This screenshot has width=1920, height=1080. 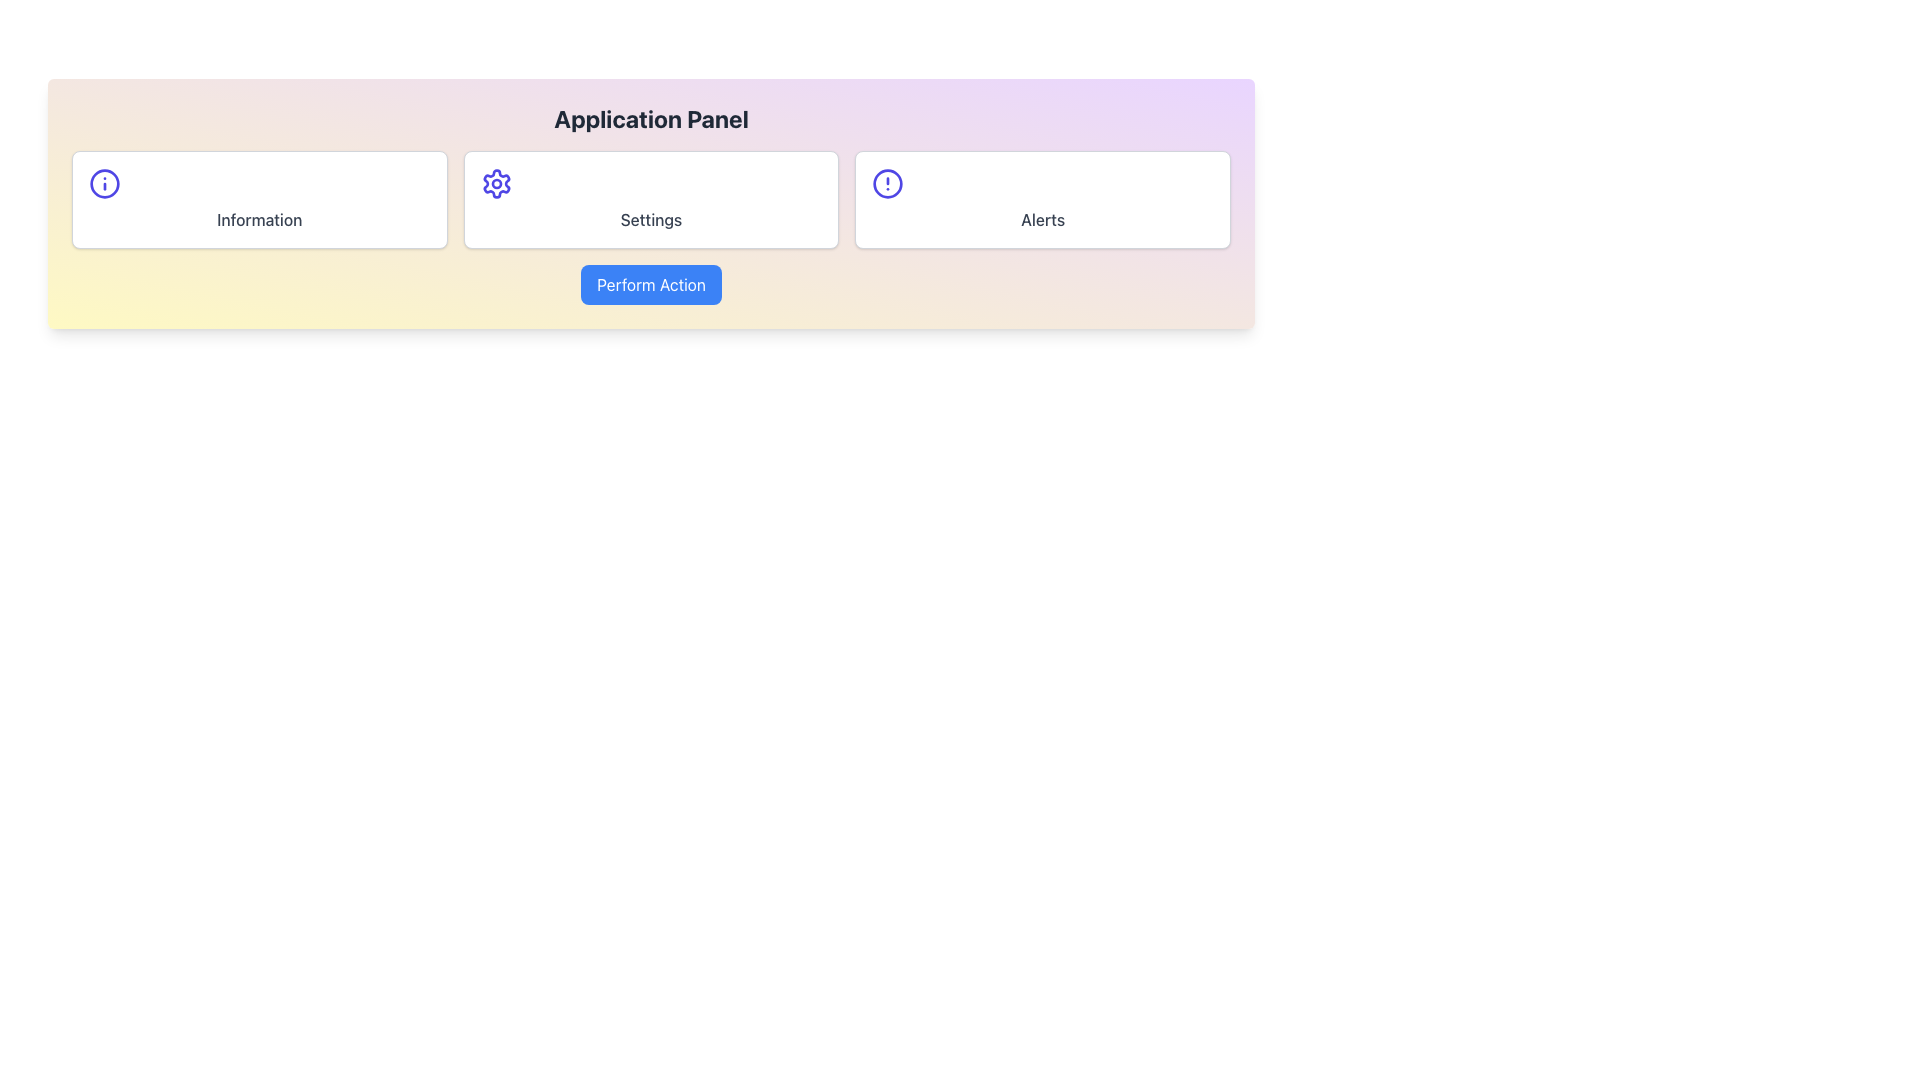 I want to click on the 'Settings' card, which is the second card in a horizontal row of three, so click(x=651, y=200).